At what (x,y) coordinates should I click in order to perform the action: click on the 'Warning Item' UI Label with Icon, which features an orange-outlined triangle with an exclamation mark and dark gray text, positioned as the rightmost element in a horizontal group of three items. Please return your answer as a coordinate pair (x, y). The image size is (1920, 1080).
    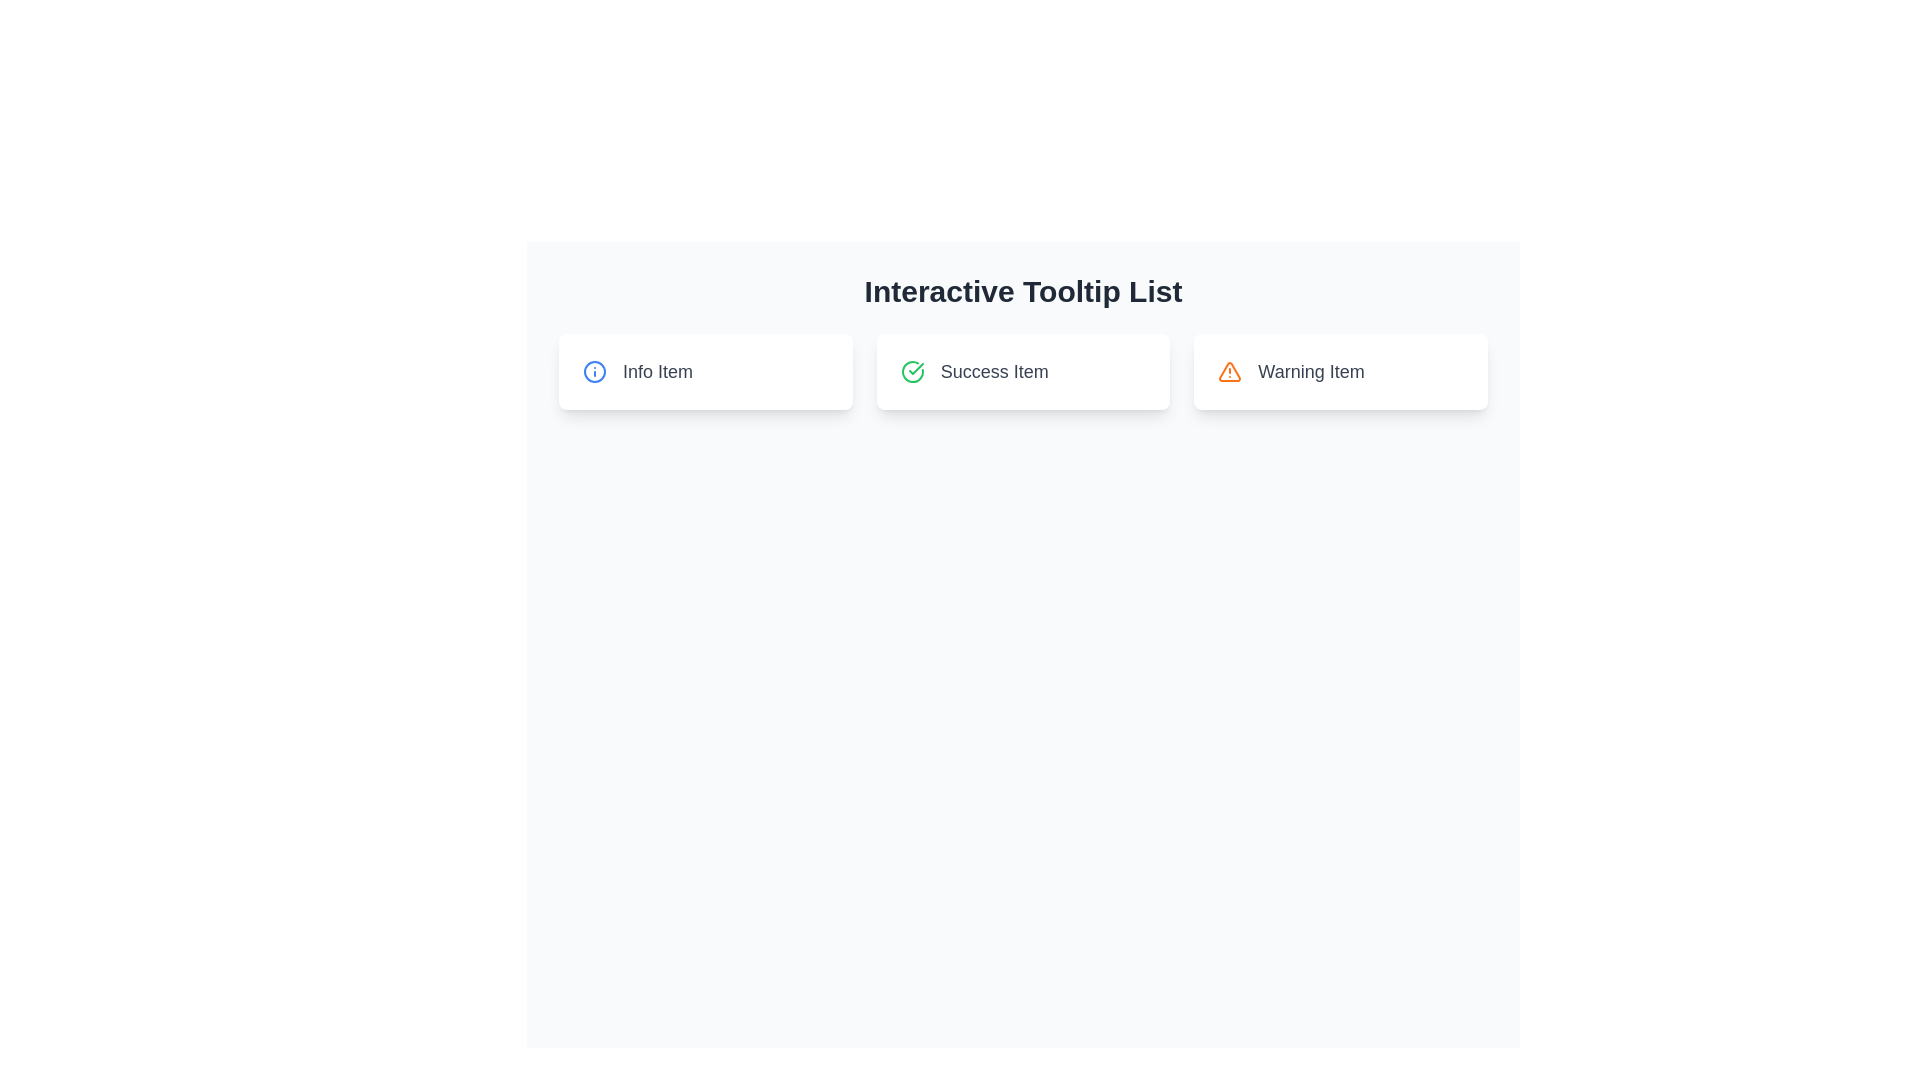
    Looking at the image, I should click on (1341, 371).